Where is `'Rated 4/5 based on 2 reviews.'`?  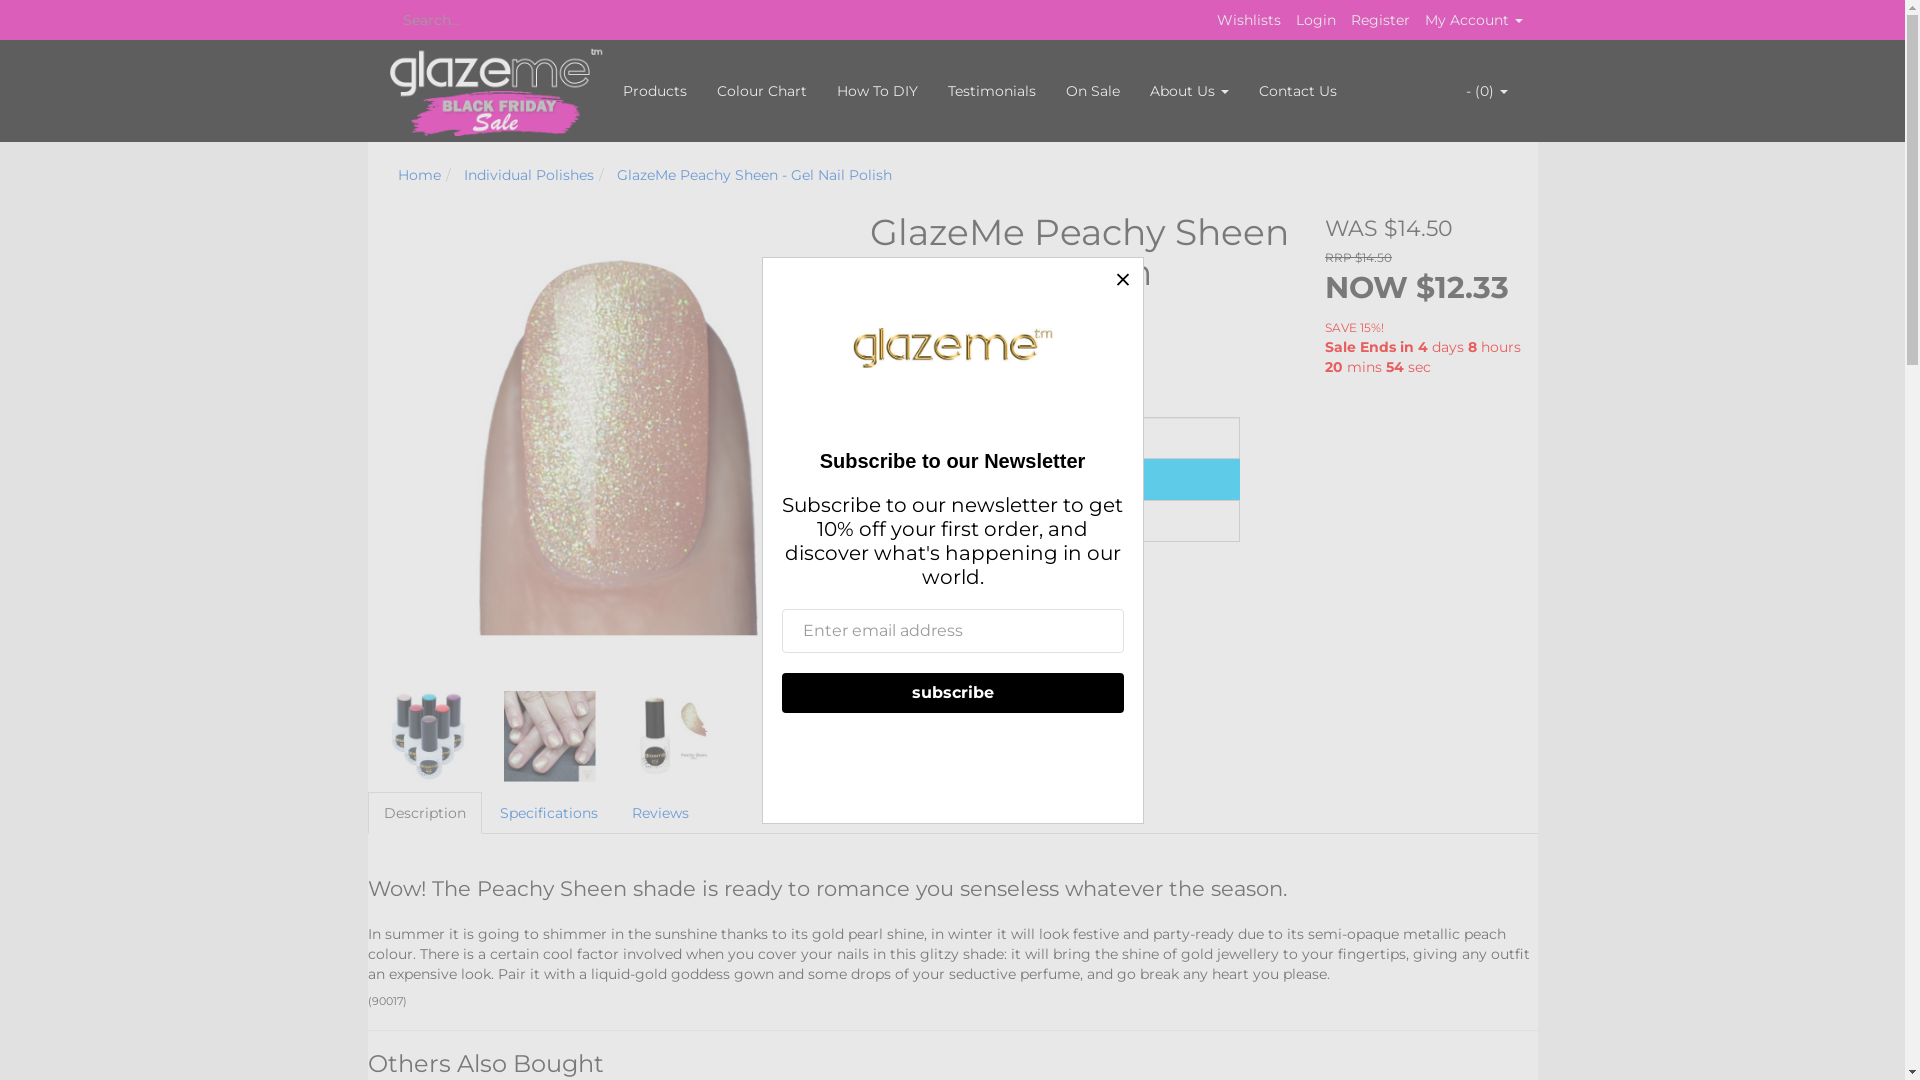
'Rated 4/5 based on 2 reviews.' is located at coordinates (949, 312).